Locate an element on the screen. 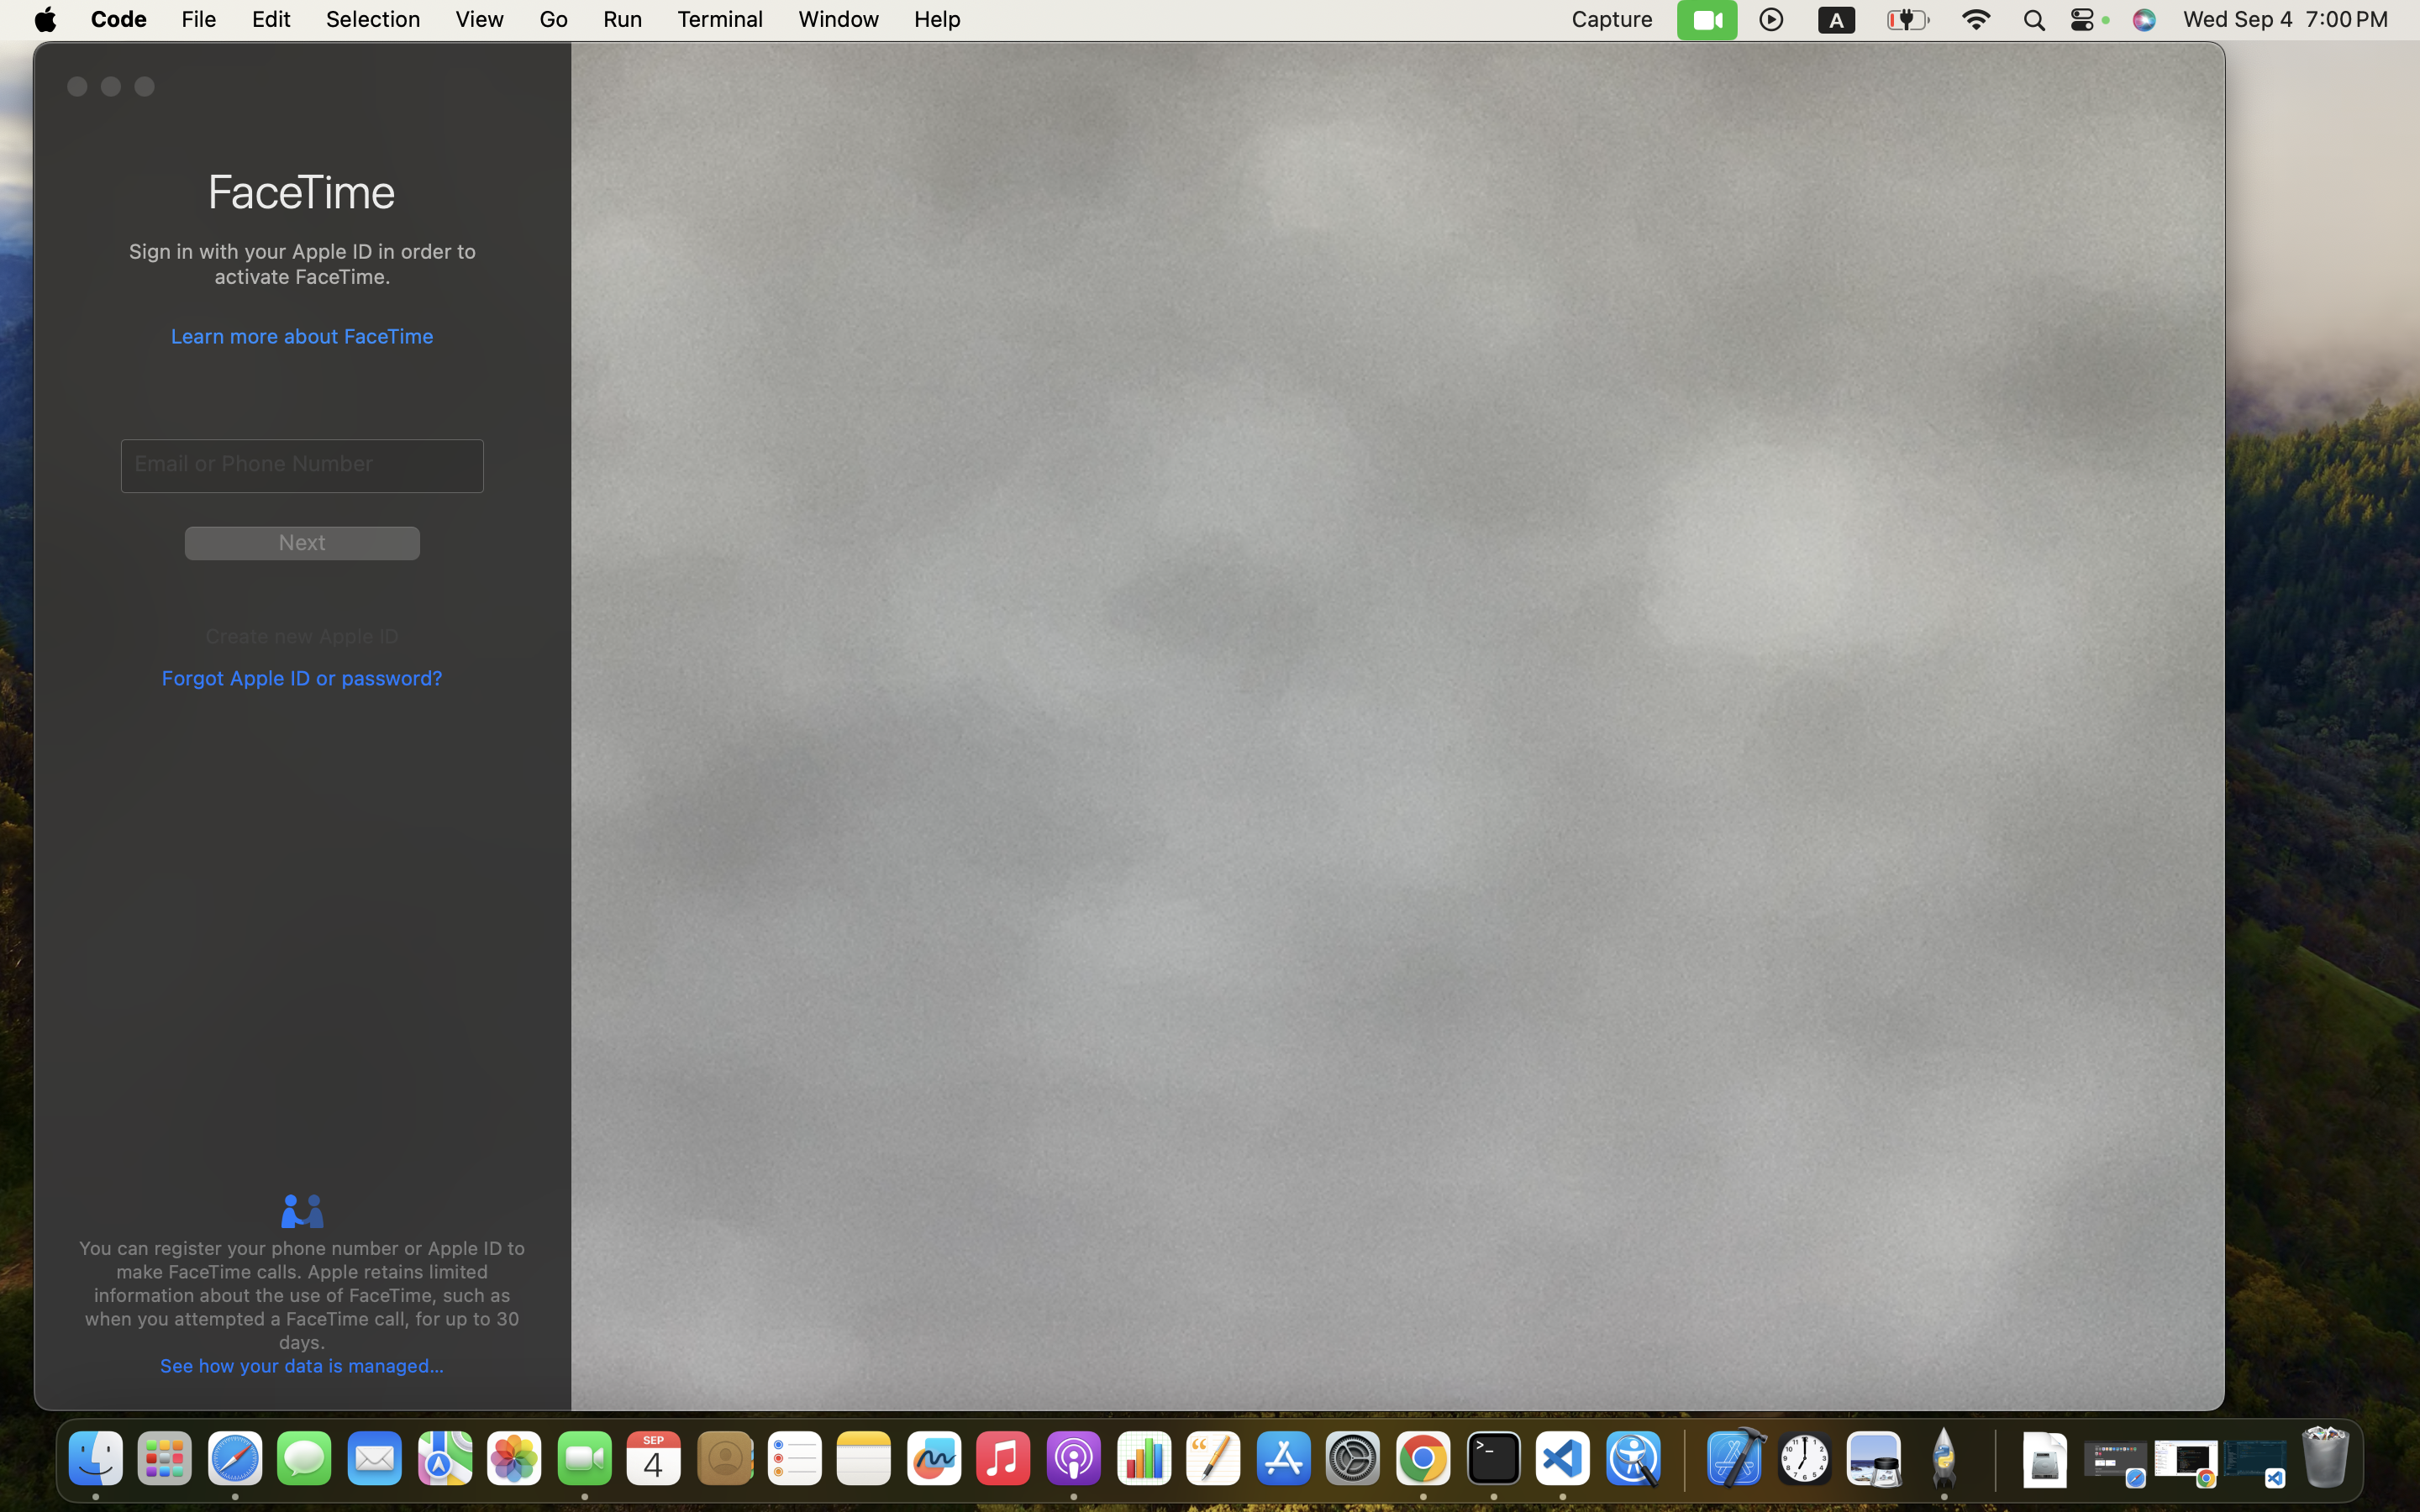 This screenshot has width=2420, height=1512. 'Sign in with your Apple ID in order to activate FaceTime.' is located at coordinates (302, 266).